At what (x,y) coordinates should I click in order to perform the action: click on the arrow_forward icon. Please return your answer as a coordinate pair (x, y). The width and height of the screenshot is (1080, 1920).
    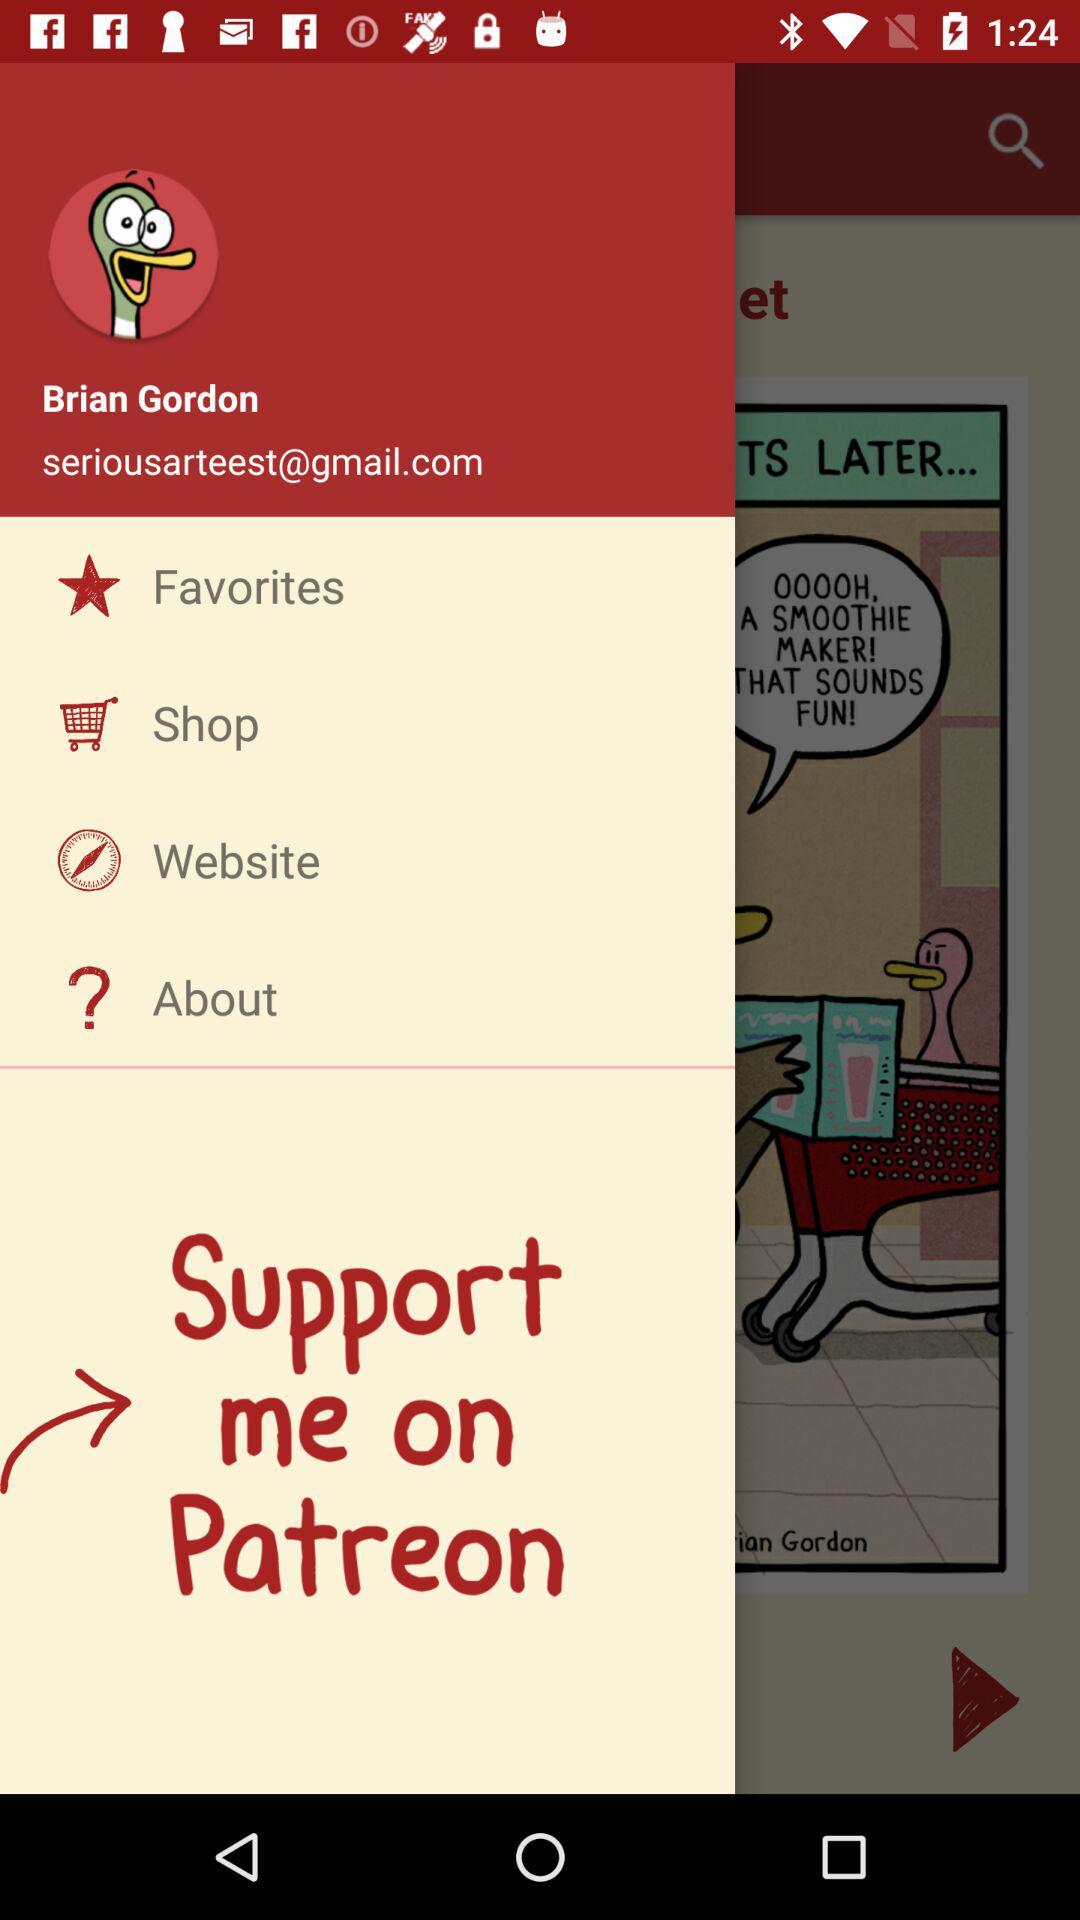
    Looking at the image, I should click on (984, 1698).